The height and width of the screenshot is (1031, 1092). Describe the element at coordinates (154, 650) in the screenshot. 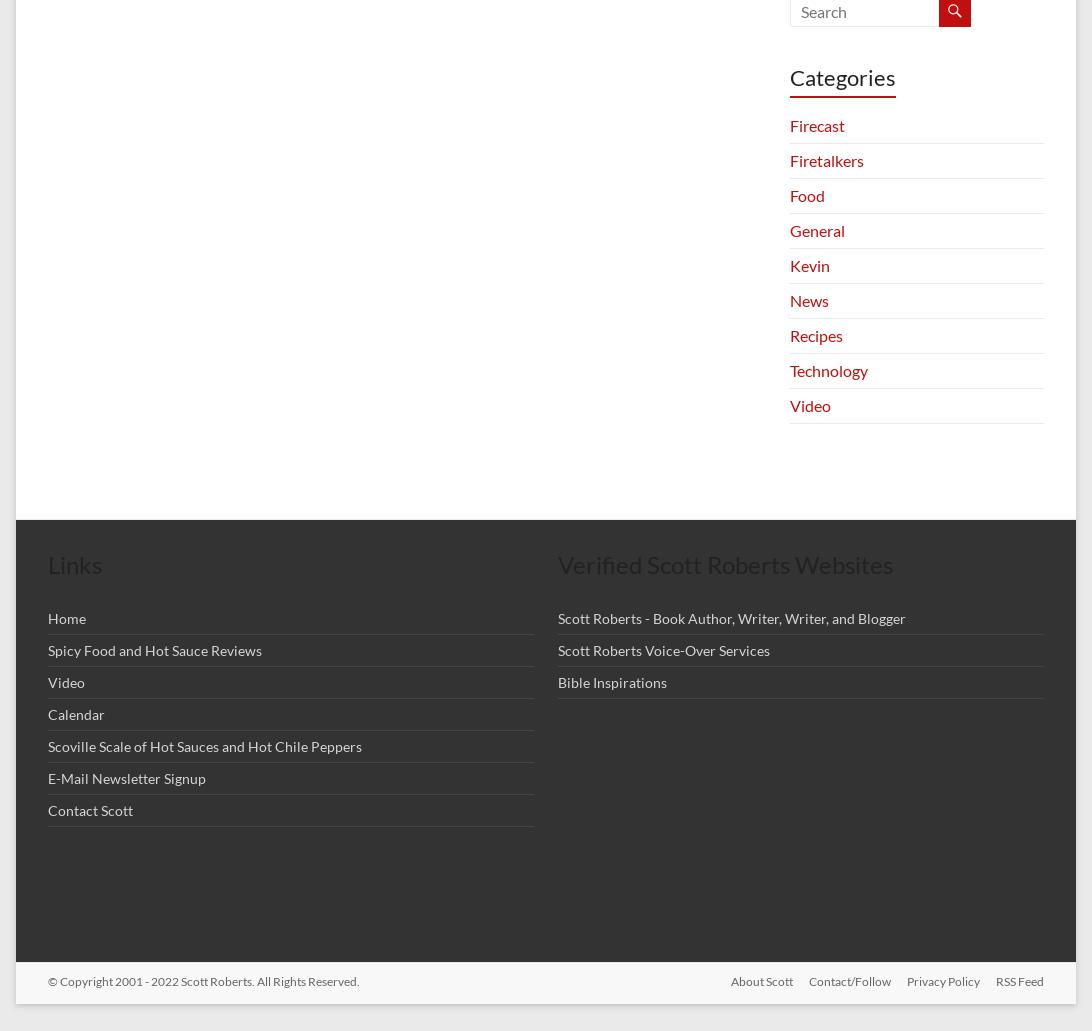

I see `'Spicy Food and Hot Sauce Reviews'` at that location.